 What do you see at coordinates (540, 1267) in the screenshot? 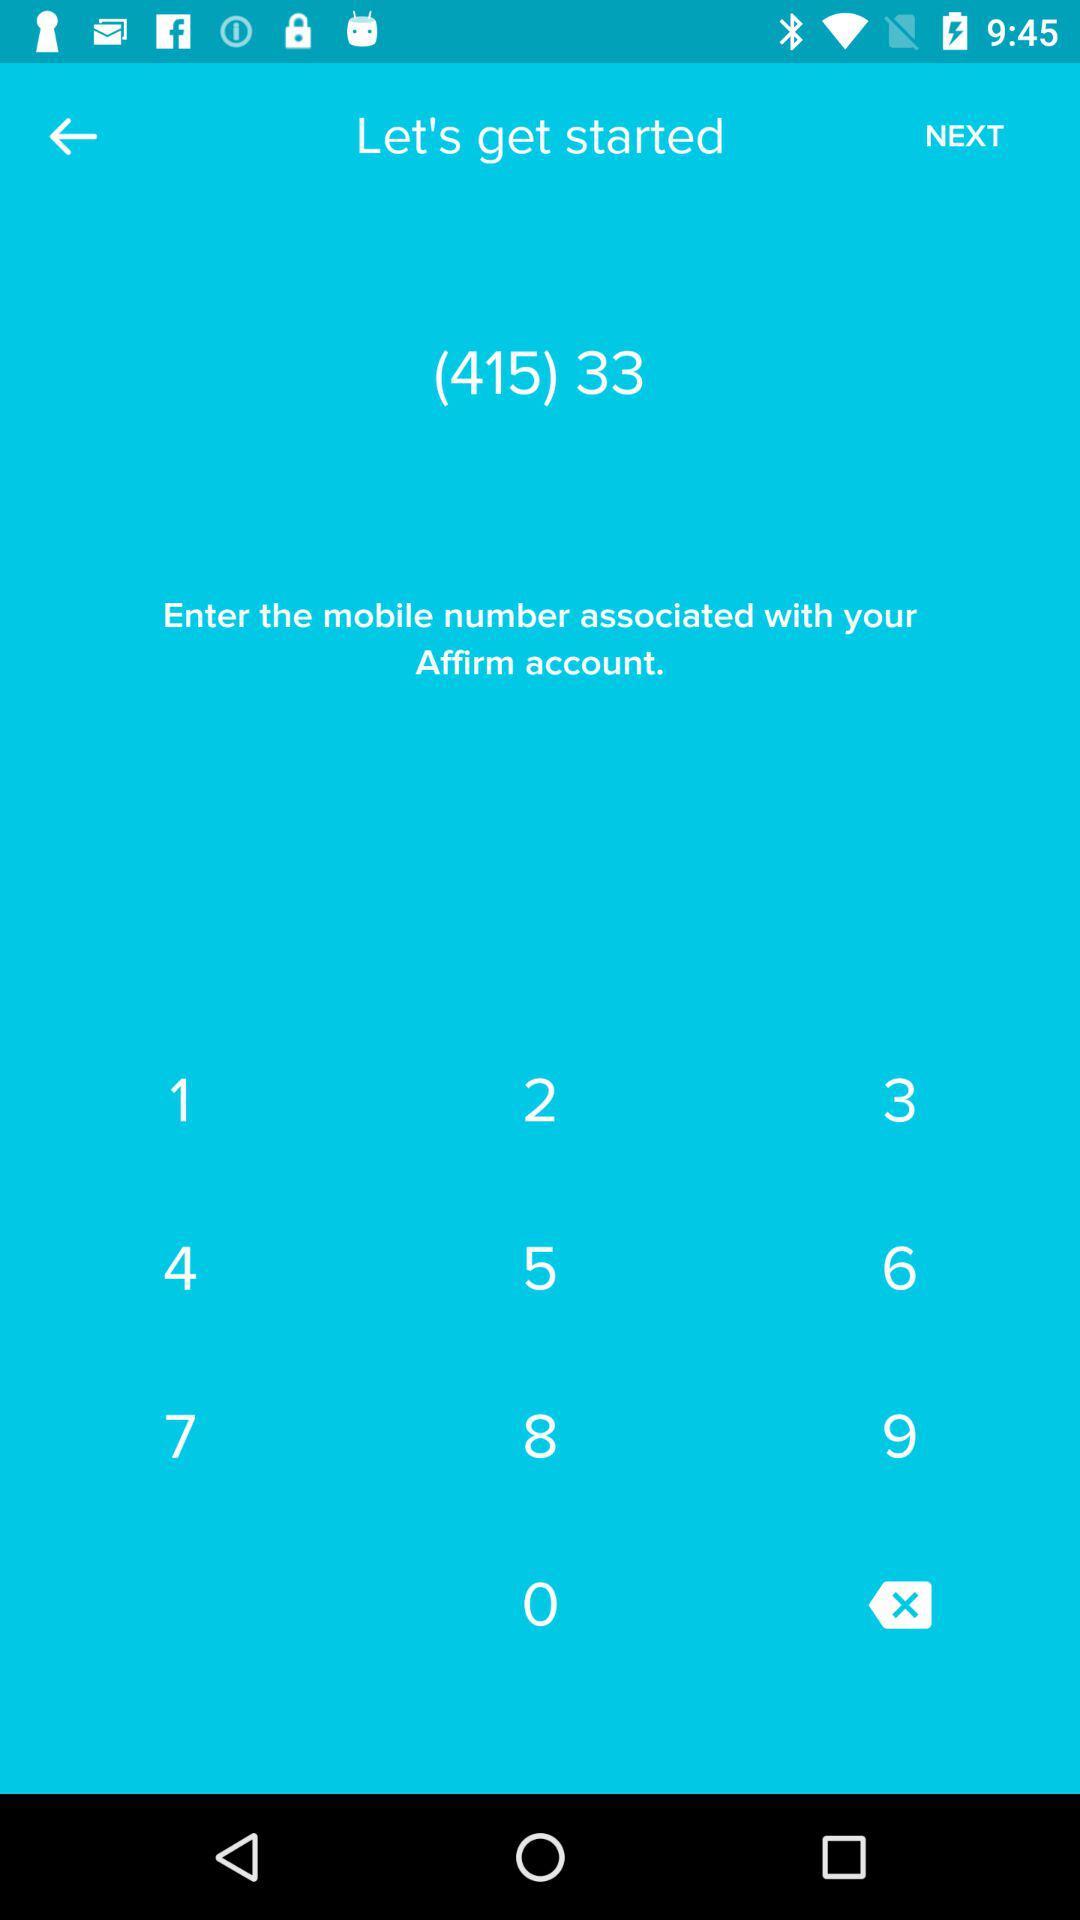
I see `the item above 7` at bounding box center [540, 1267].